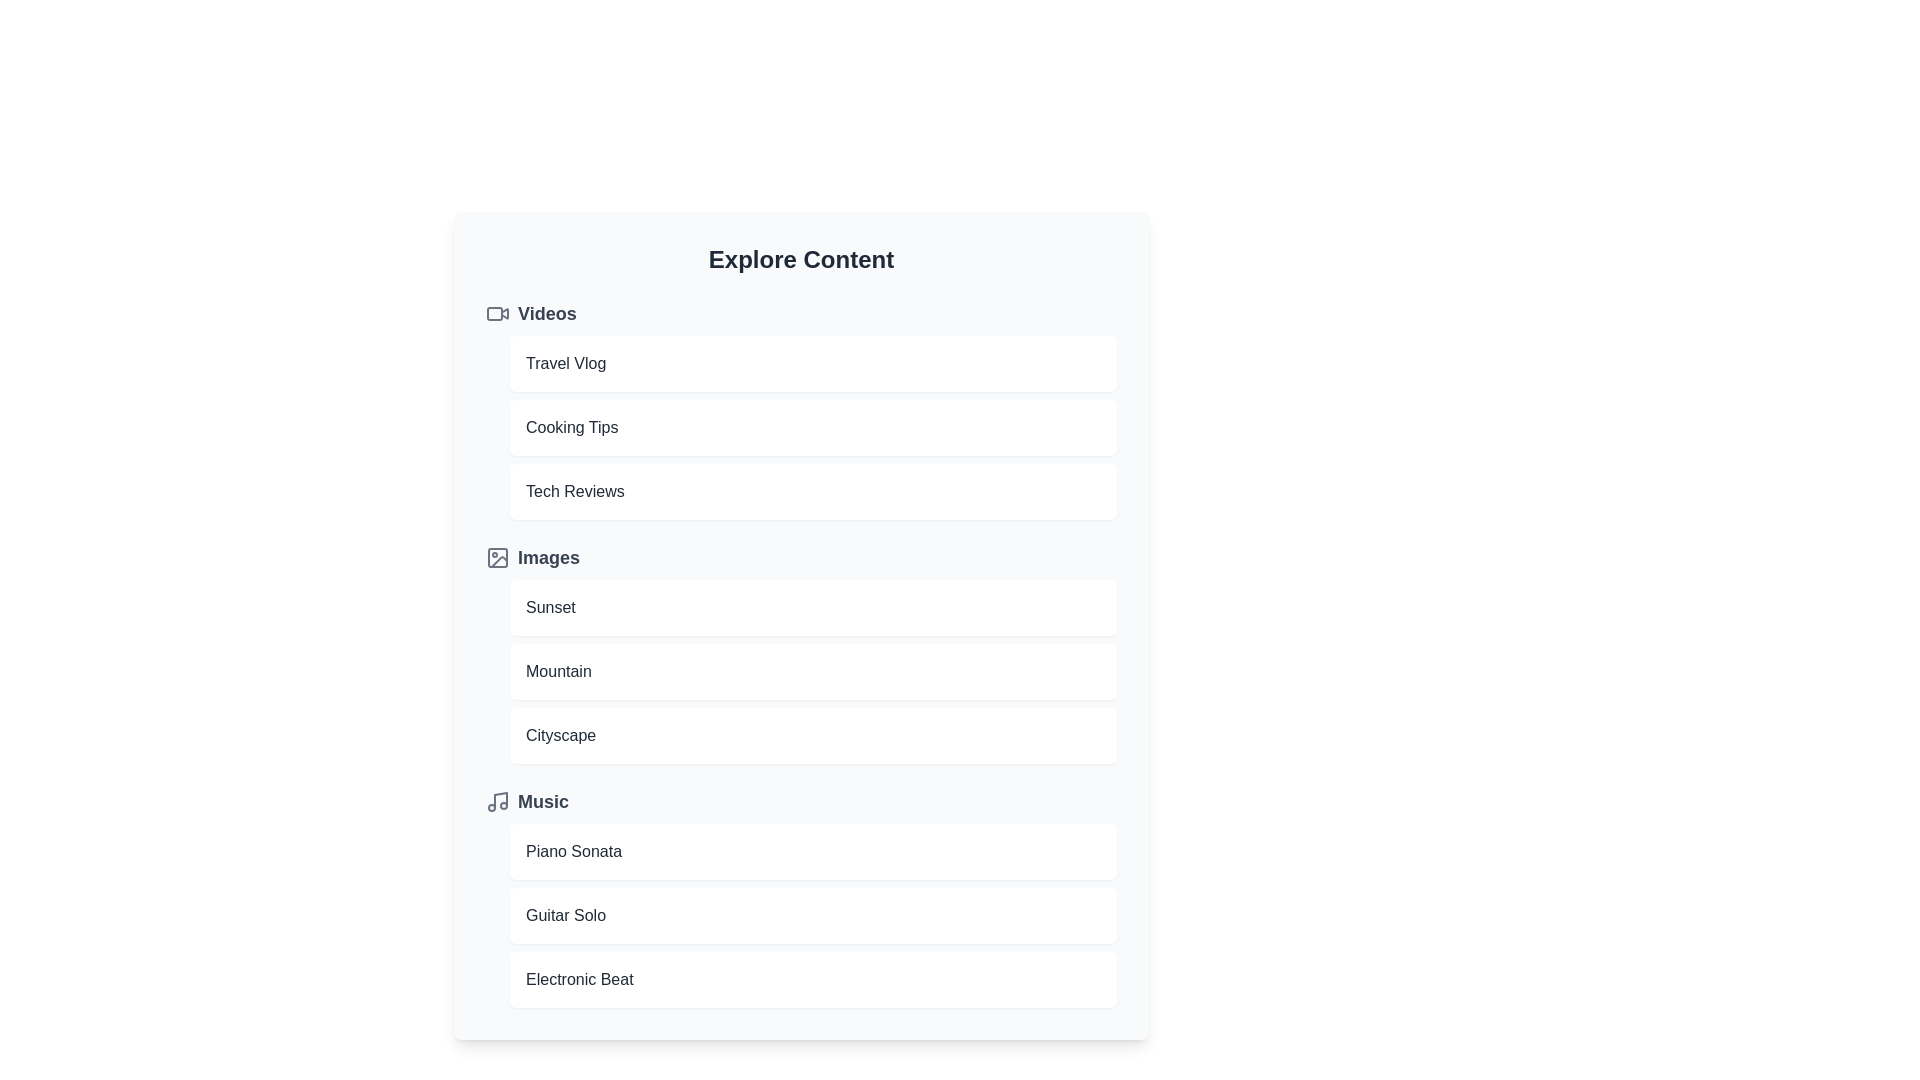 Image resolution: width=1920 pixels, height=1080 pixels. What do you see at coordinates (813, 852) in the screenshot?
I see `the item Piano Sonata to preview it` at bounding box center [813, 852].